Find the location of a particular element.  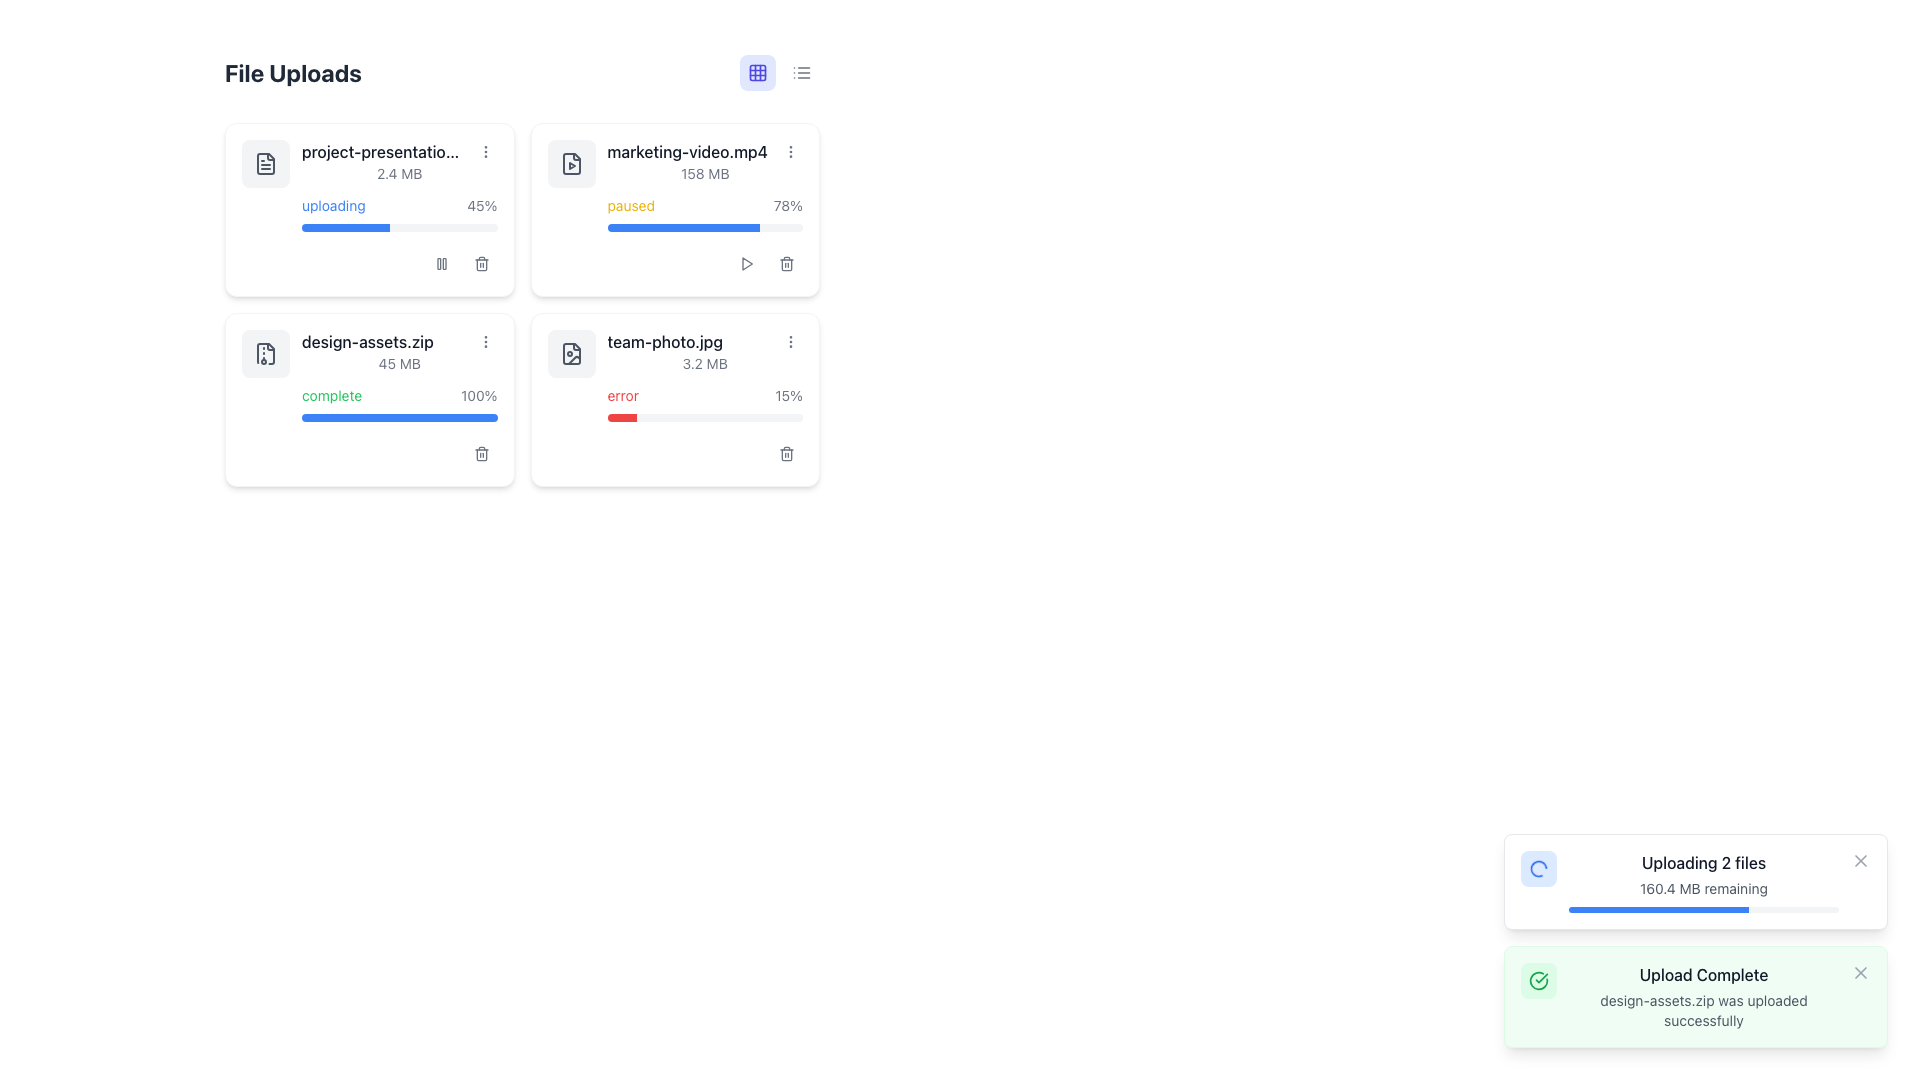

the loading spinner icon located in the left section of the notification panel titled 'Uploading 2 files', which is above the progress bar and next to the file upload status text is located at coordinates (1538, 867).